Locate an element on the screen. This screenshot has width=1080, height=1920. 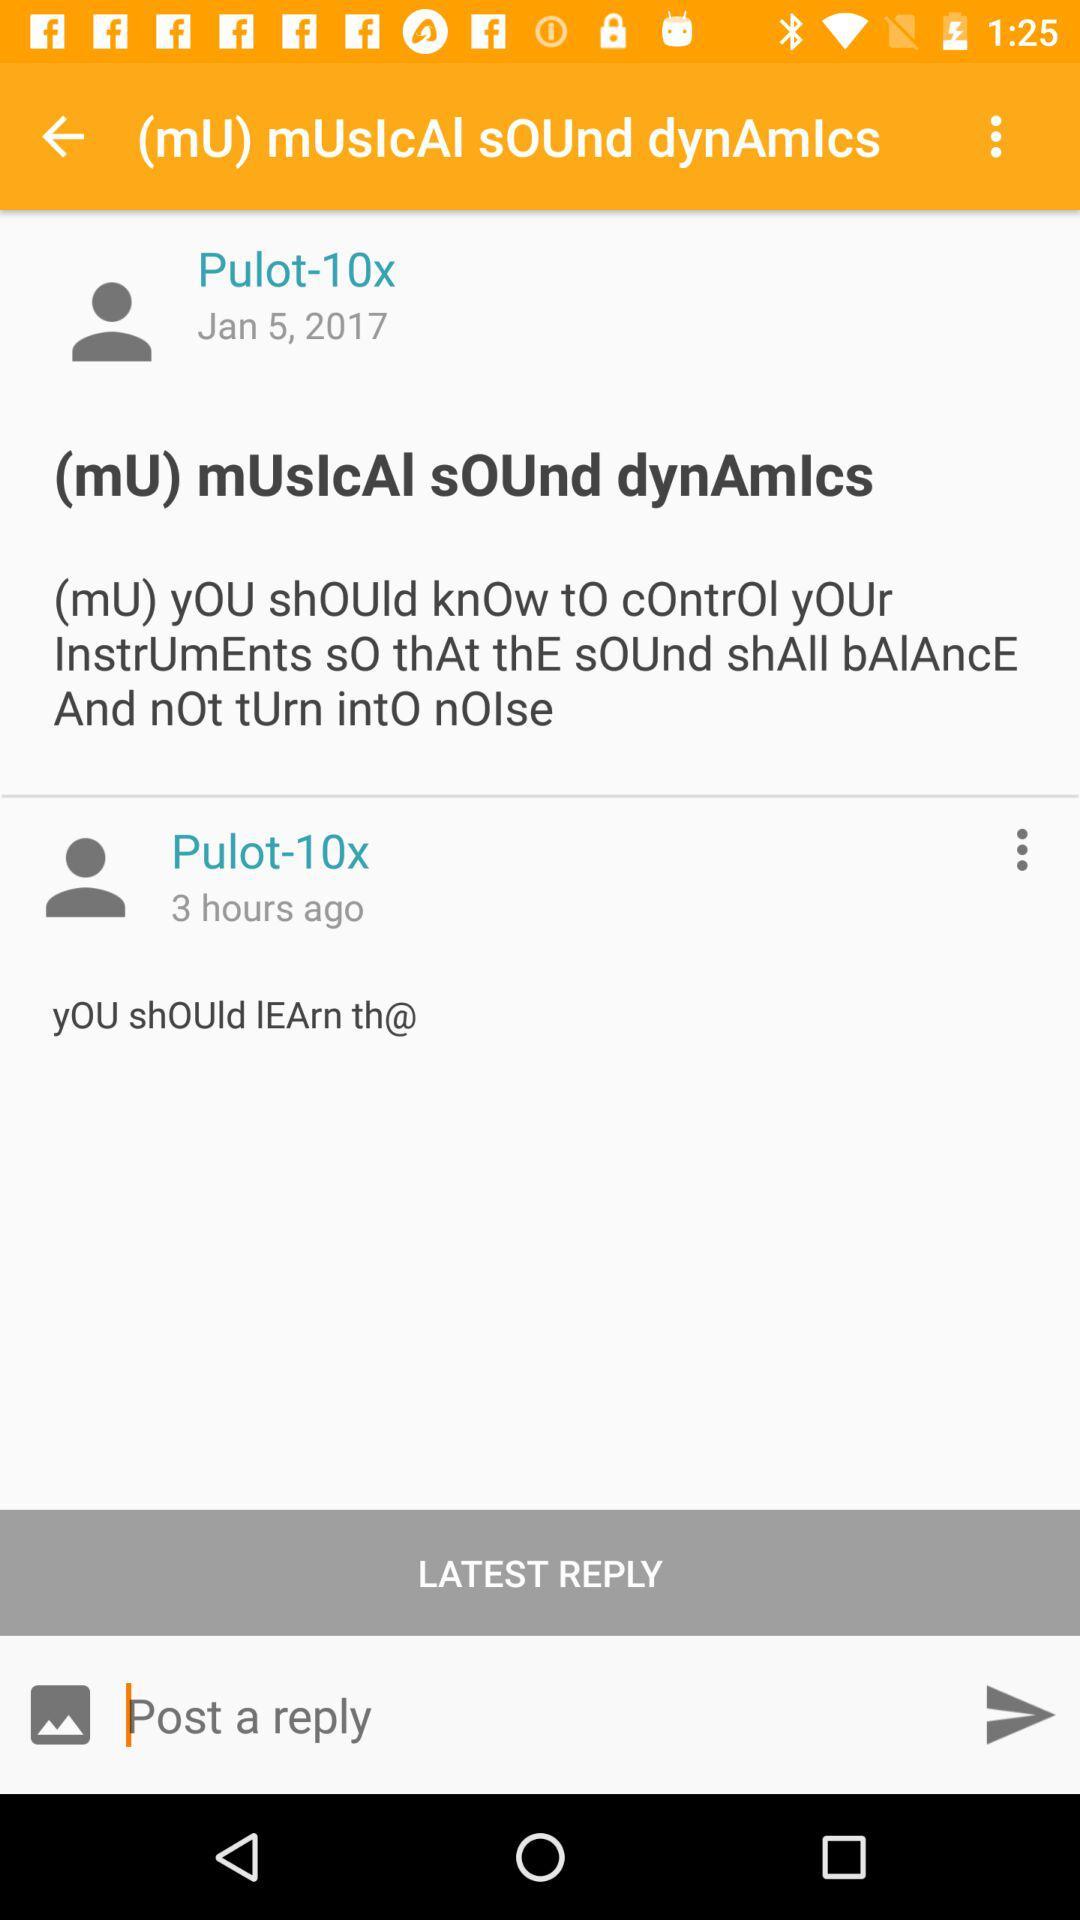
the item at the top right corner is located at coordinates (1001, 135).